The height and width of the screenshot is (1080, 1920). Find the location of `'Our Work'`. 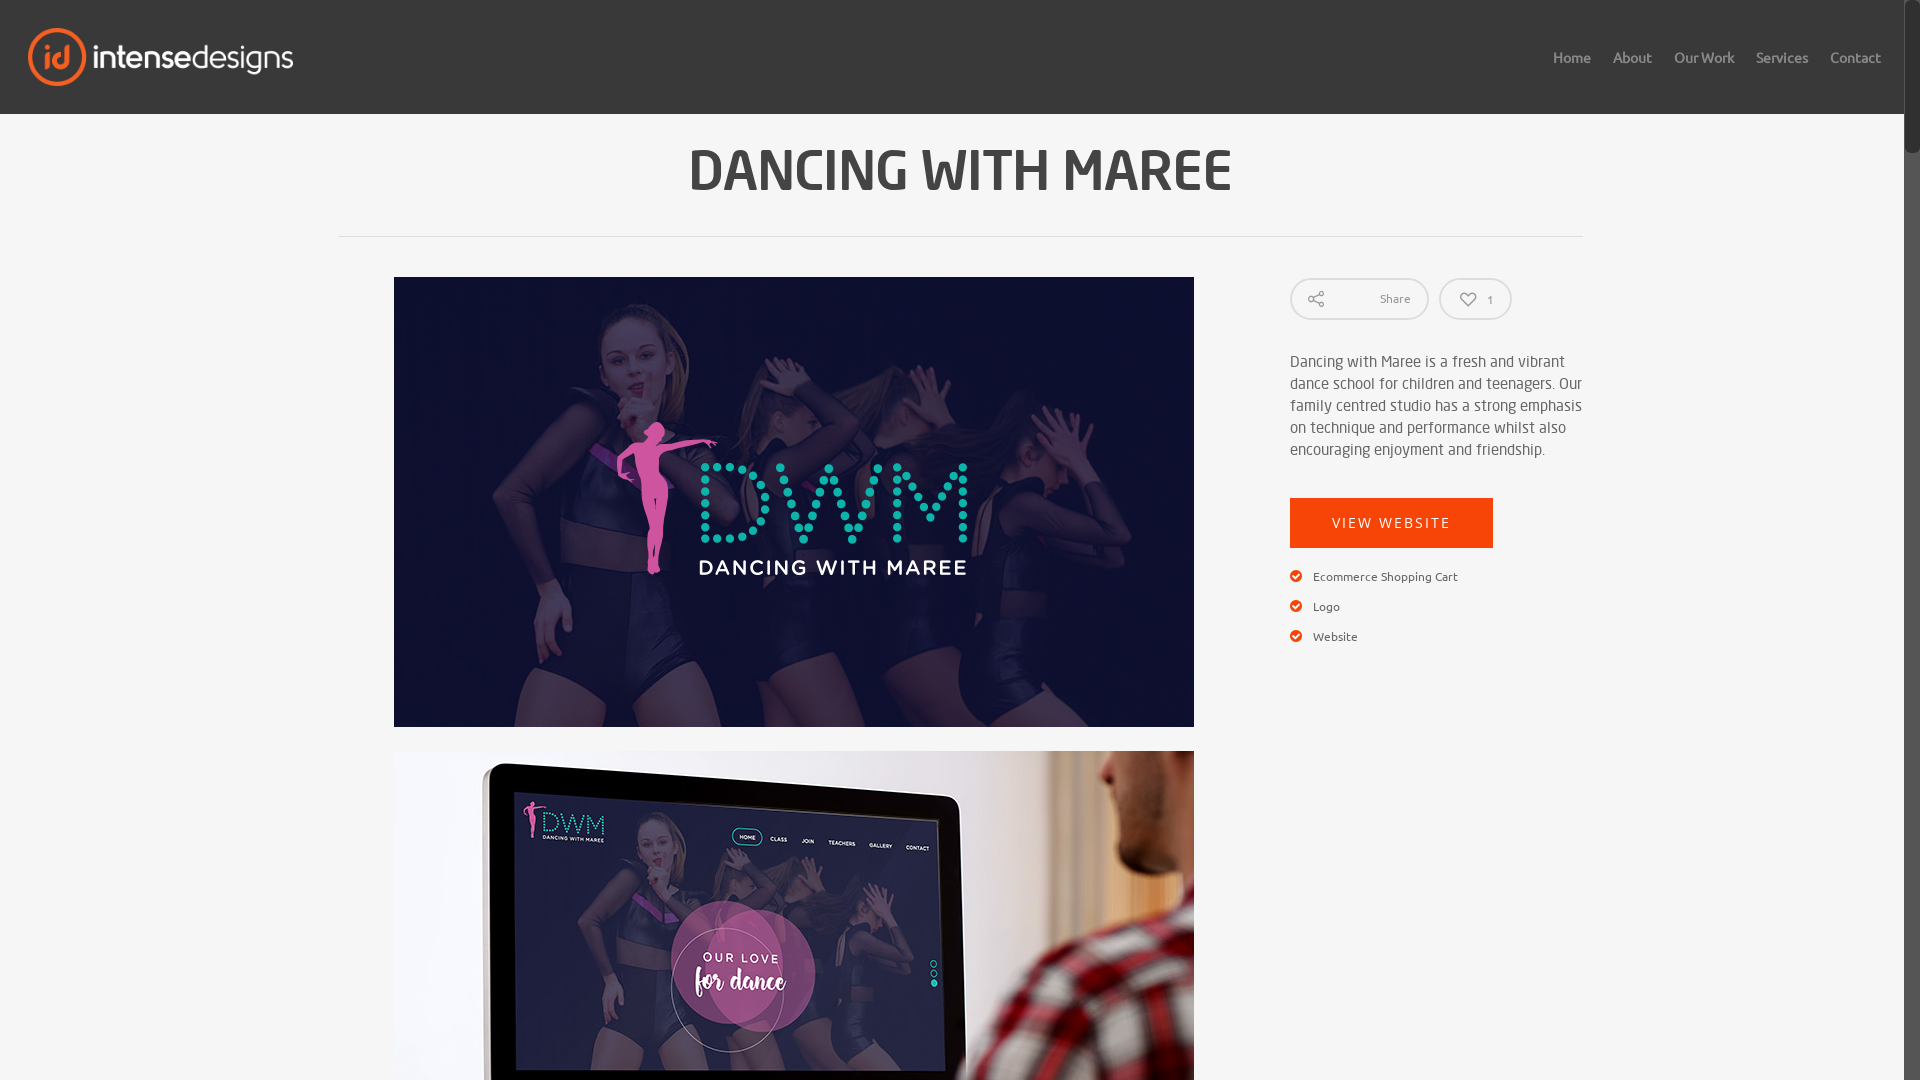

'Our Work' is located at coordinates (1664, 69).